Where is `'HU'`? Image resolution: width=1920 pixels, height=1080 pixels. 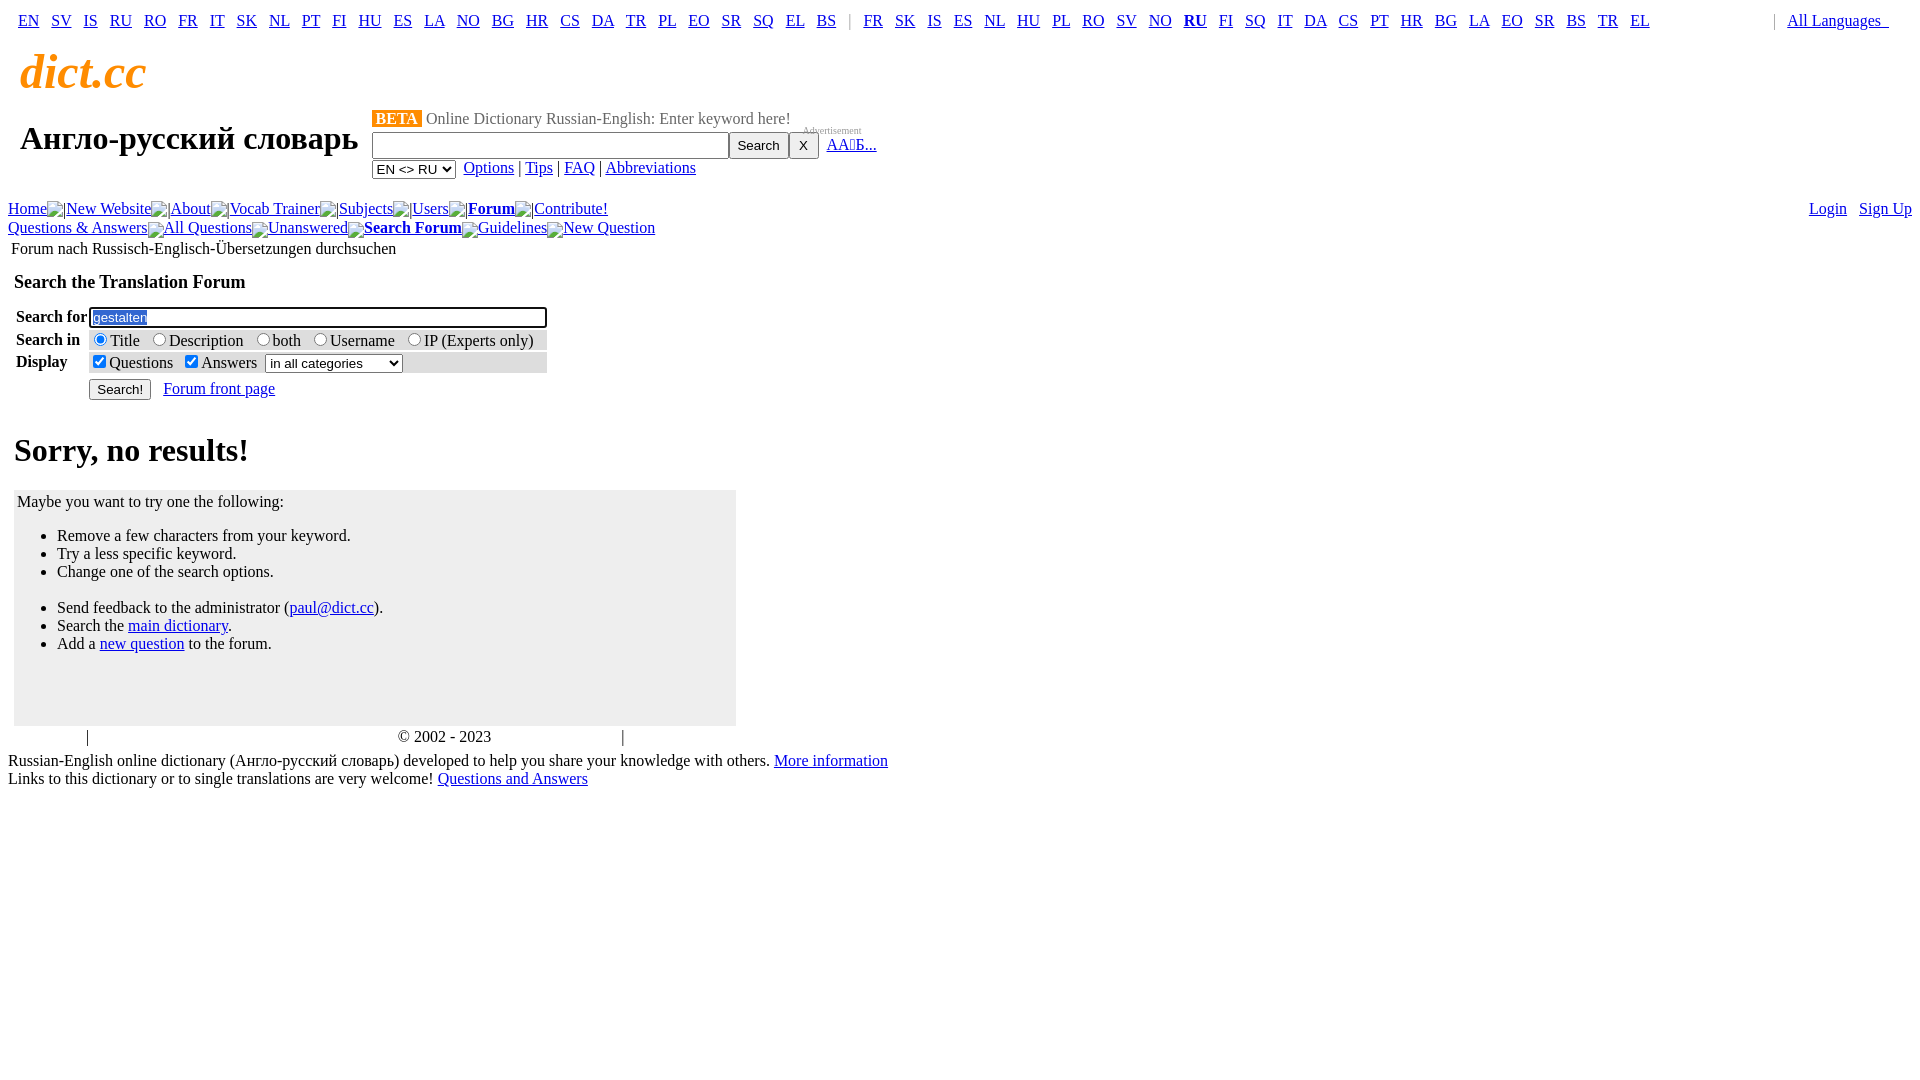
'HU' is located at coordinates (369, 20).